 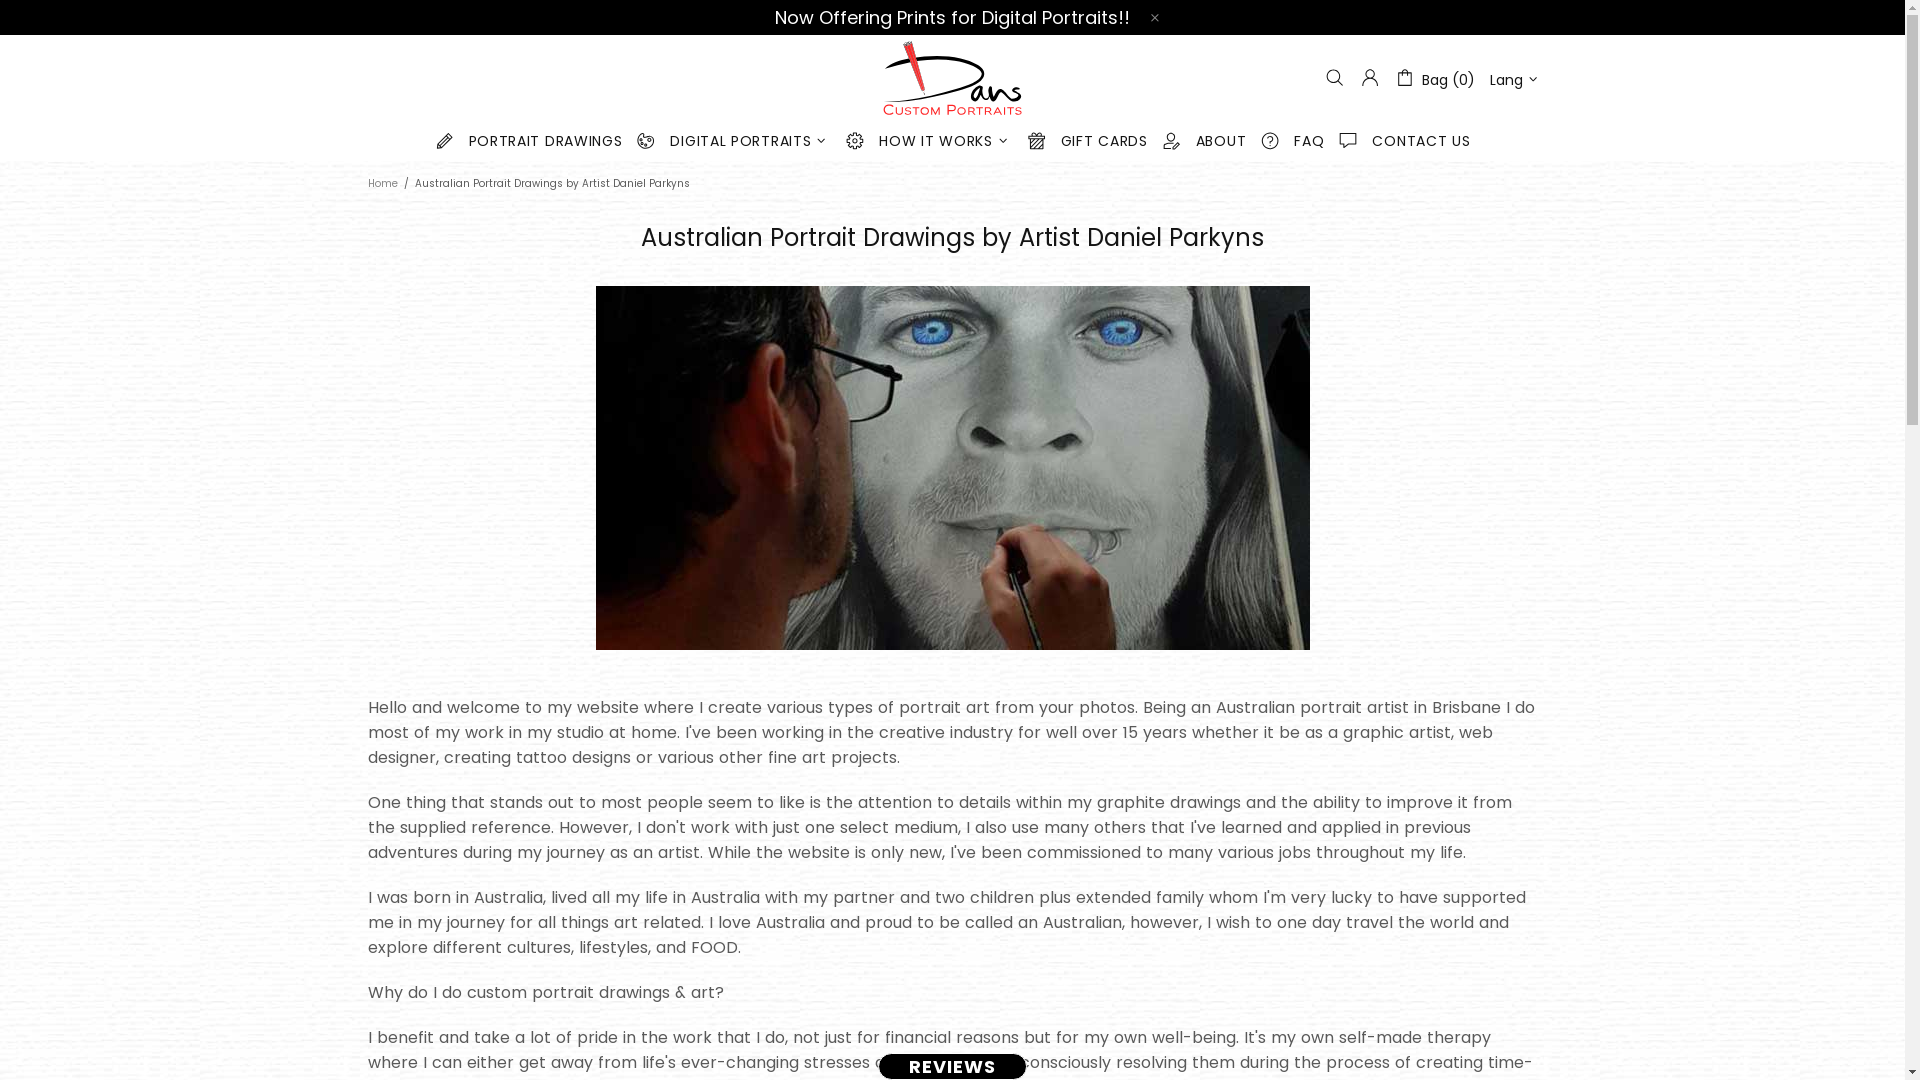 I want to click on 'Home', so click(x=382, y=184).